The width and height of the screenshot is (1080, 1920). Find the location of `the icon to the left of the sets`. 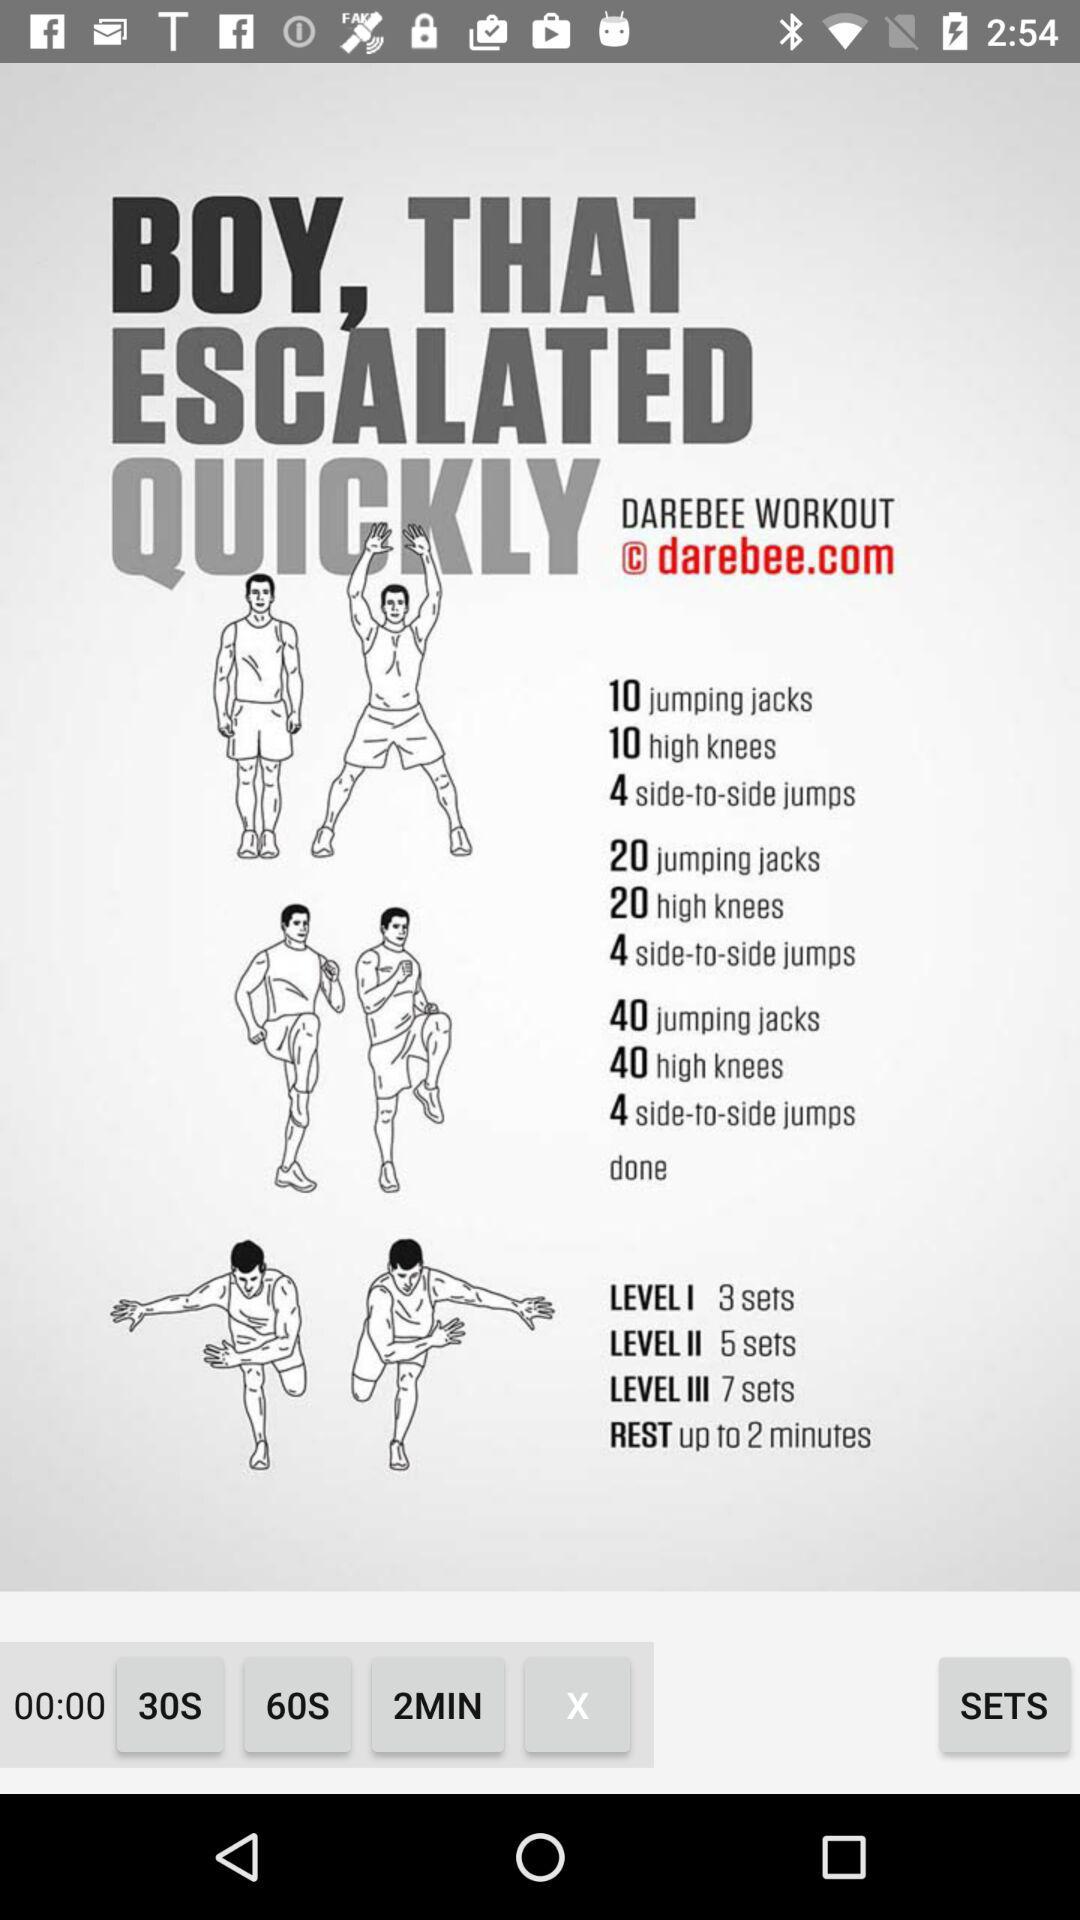

the icon to the left of the sets is located at coordinates (577, 1703).